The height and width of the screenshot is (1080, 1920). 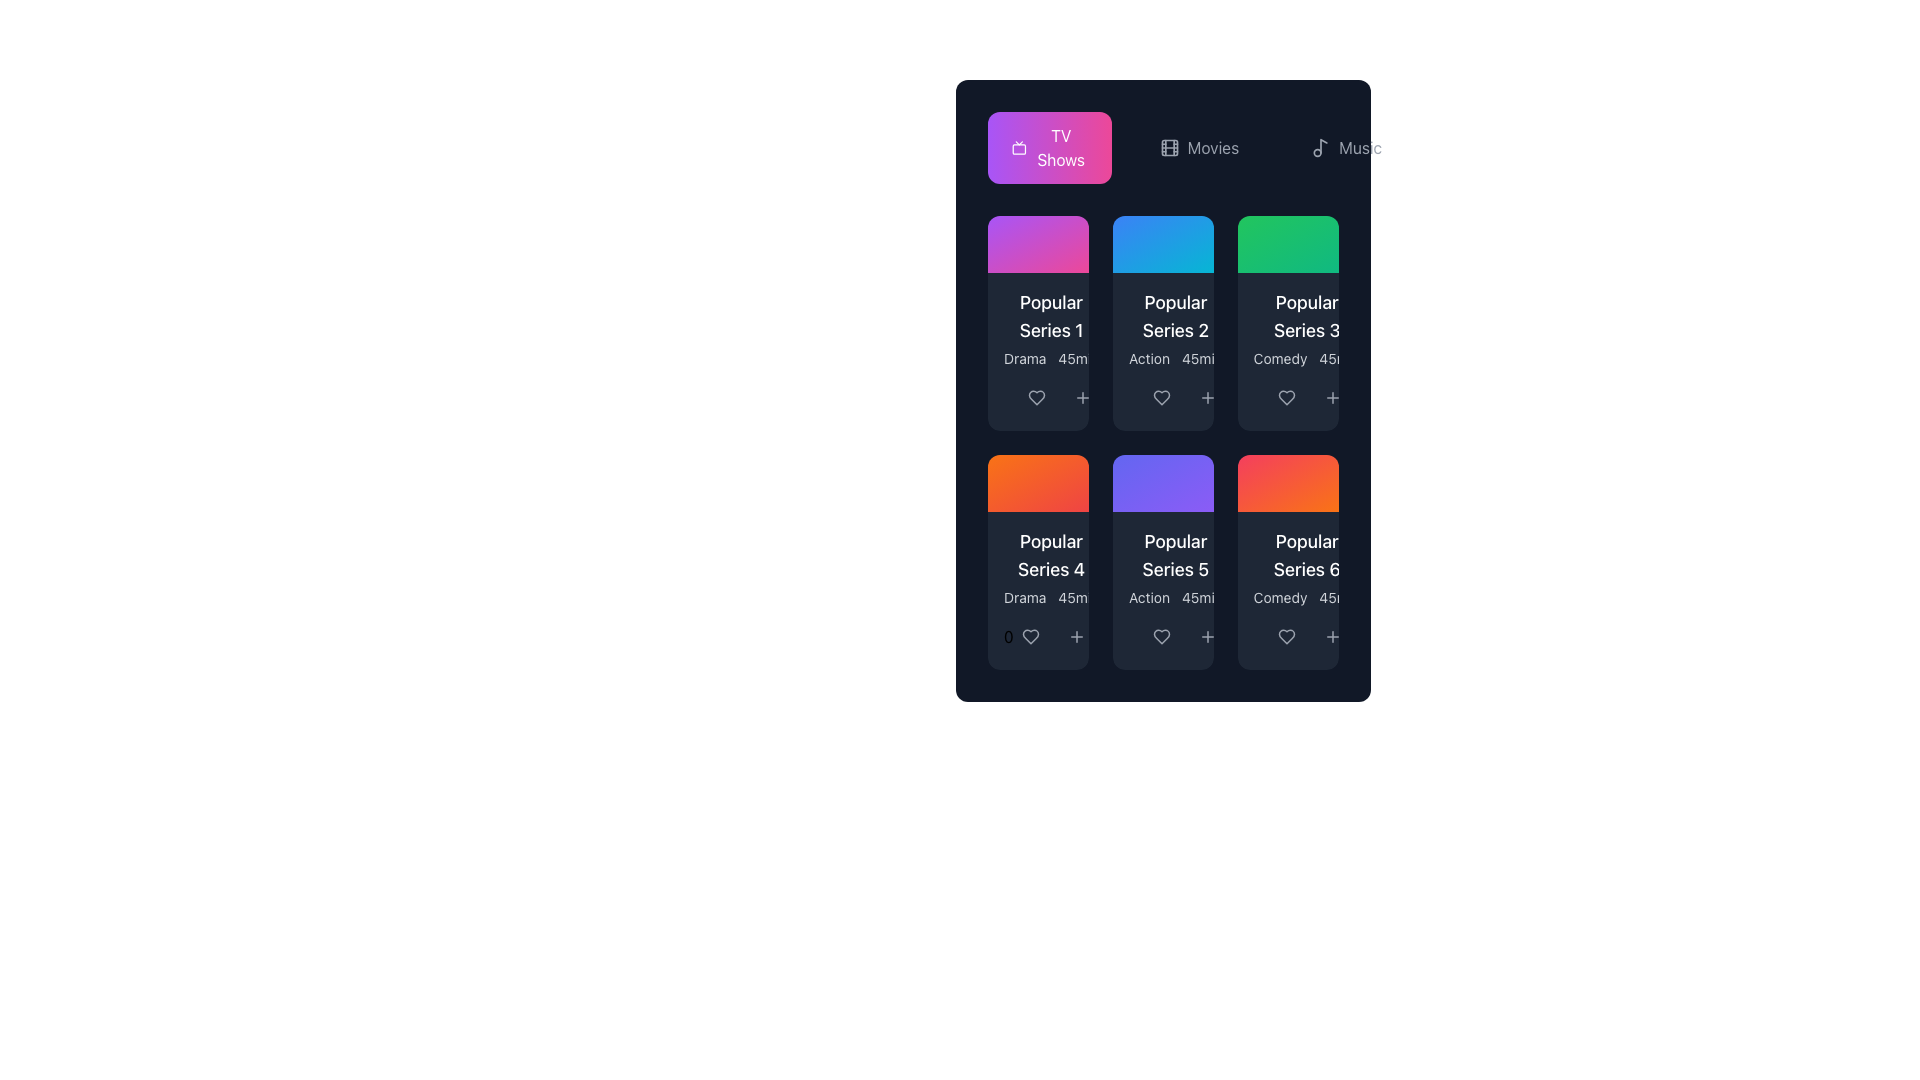 What do you see at coordinates (1286, 636) in the screenshot?
I see `the heart-shaped icon in the bottom-right corner of the 'Popular Series 6' card` at bounding box center [1286, 636].